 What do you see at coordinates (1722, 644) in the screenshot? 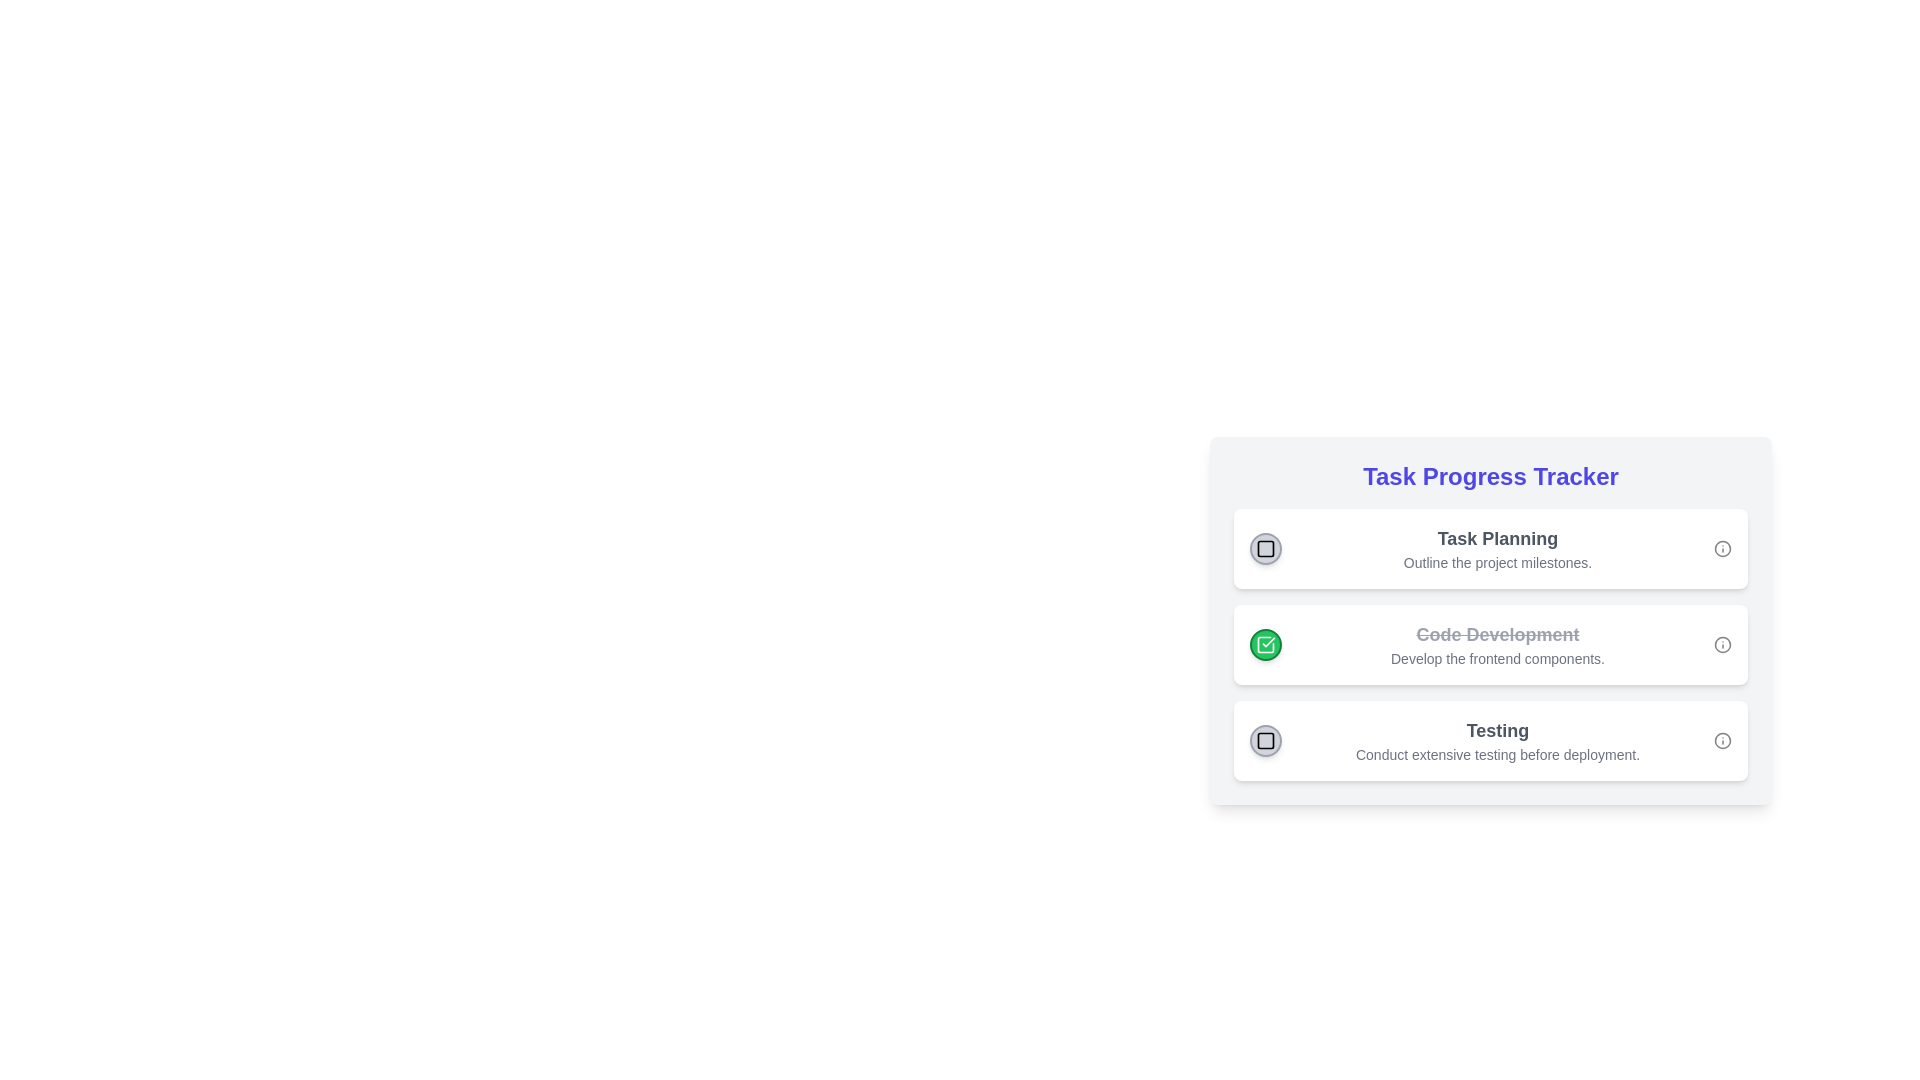
I see `the informational icon located at the far right of the 'Code Development' task card` at bounding box center [1722, 644].